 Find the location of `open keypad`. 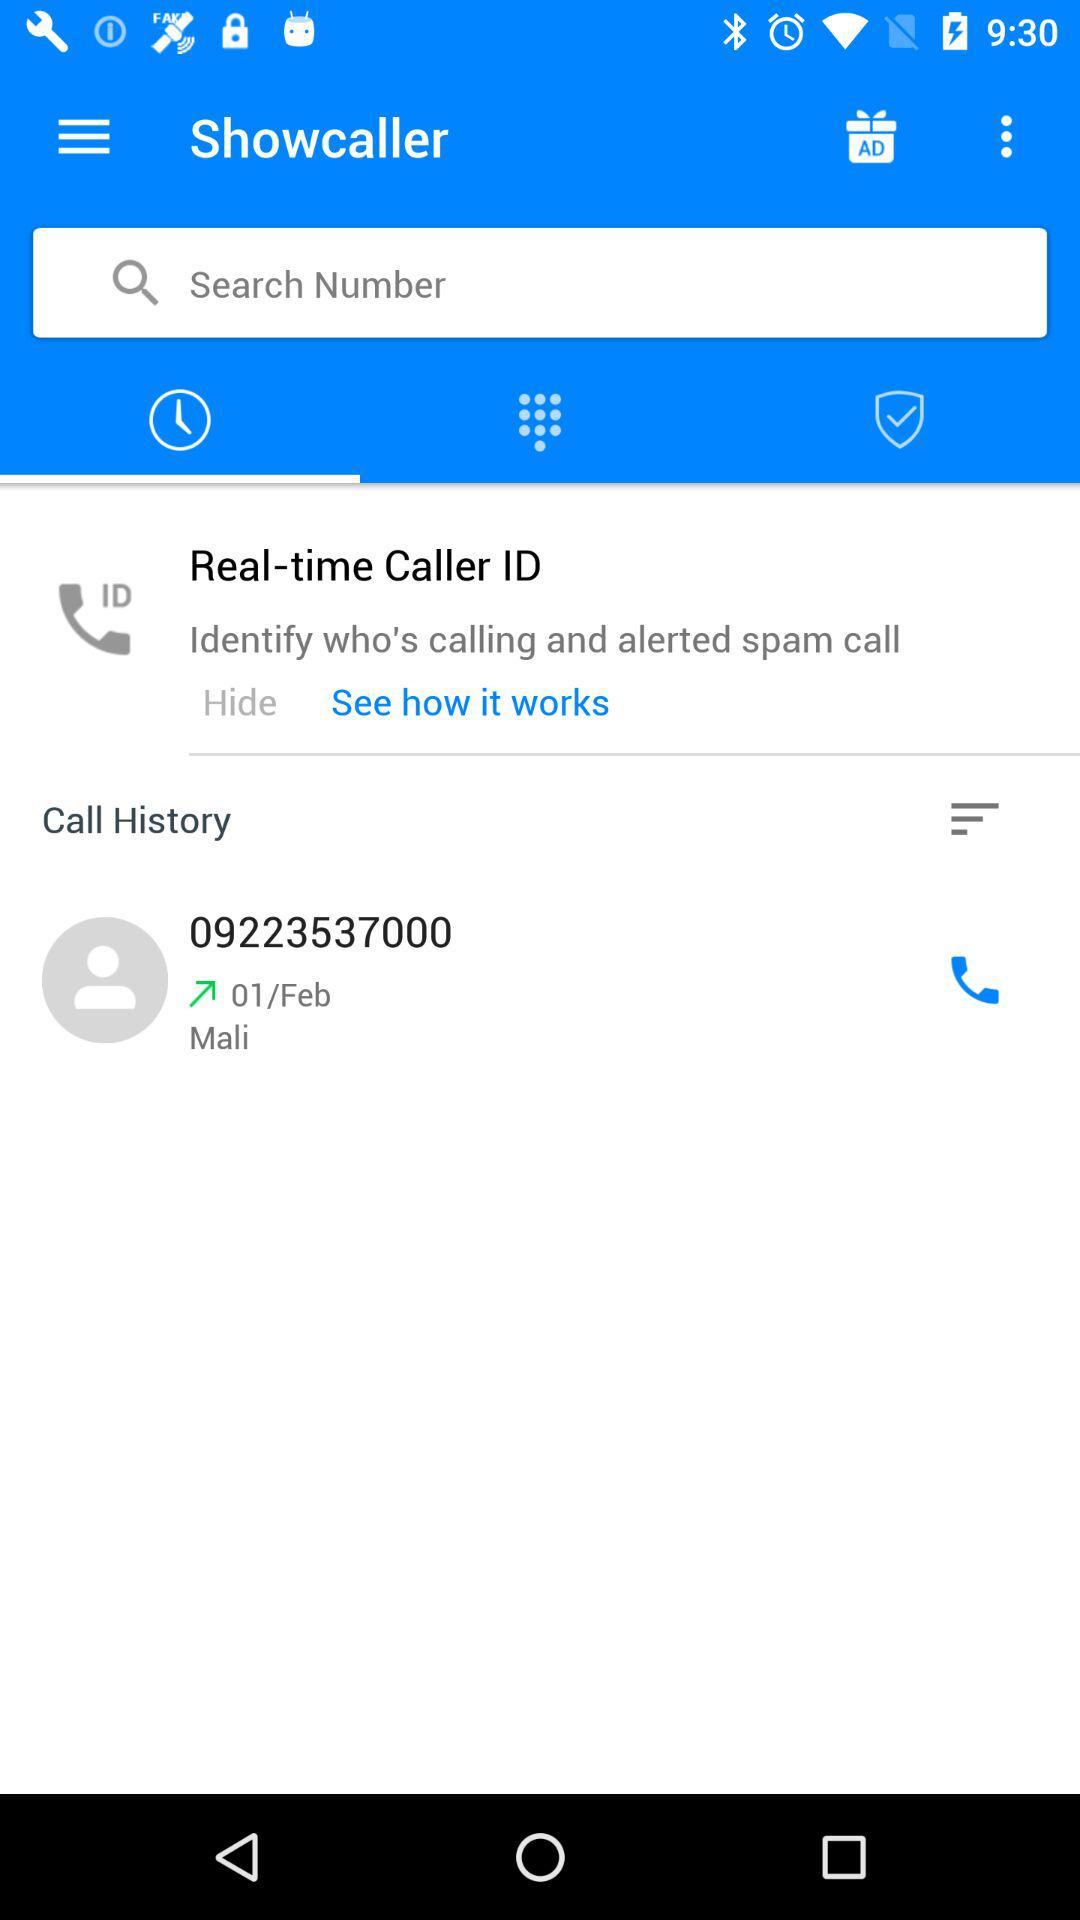

open keypad is located at coordinates (540, 419).